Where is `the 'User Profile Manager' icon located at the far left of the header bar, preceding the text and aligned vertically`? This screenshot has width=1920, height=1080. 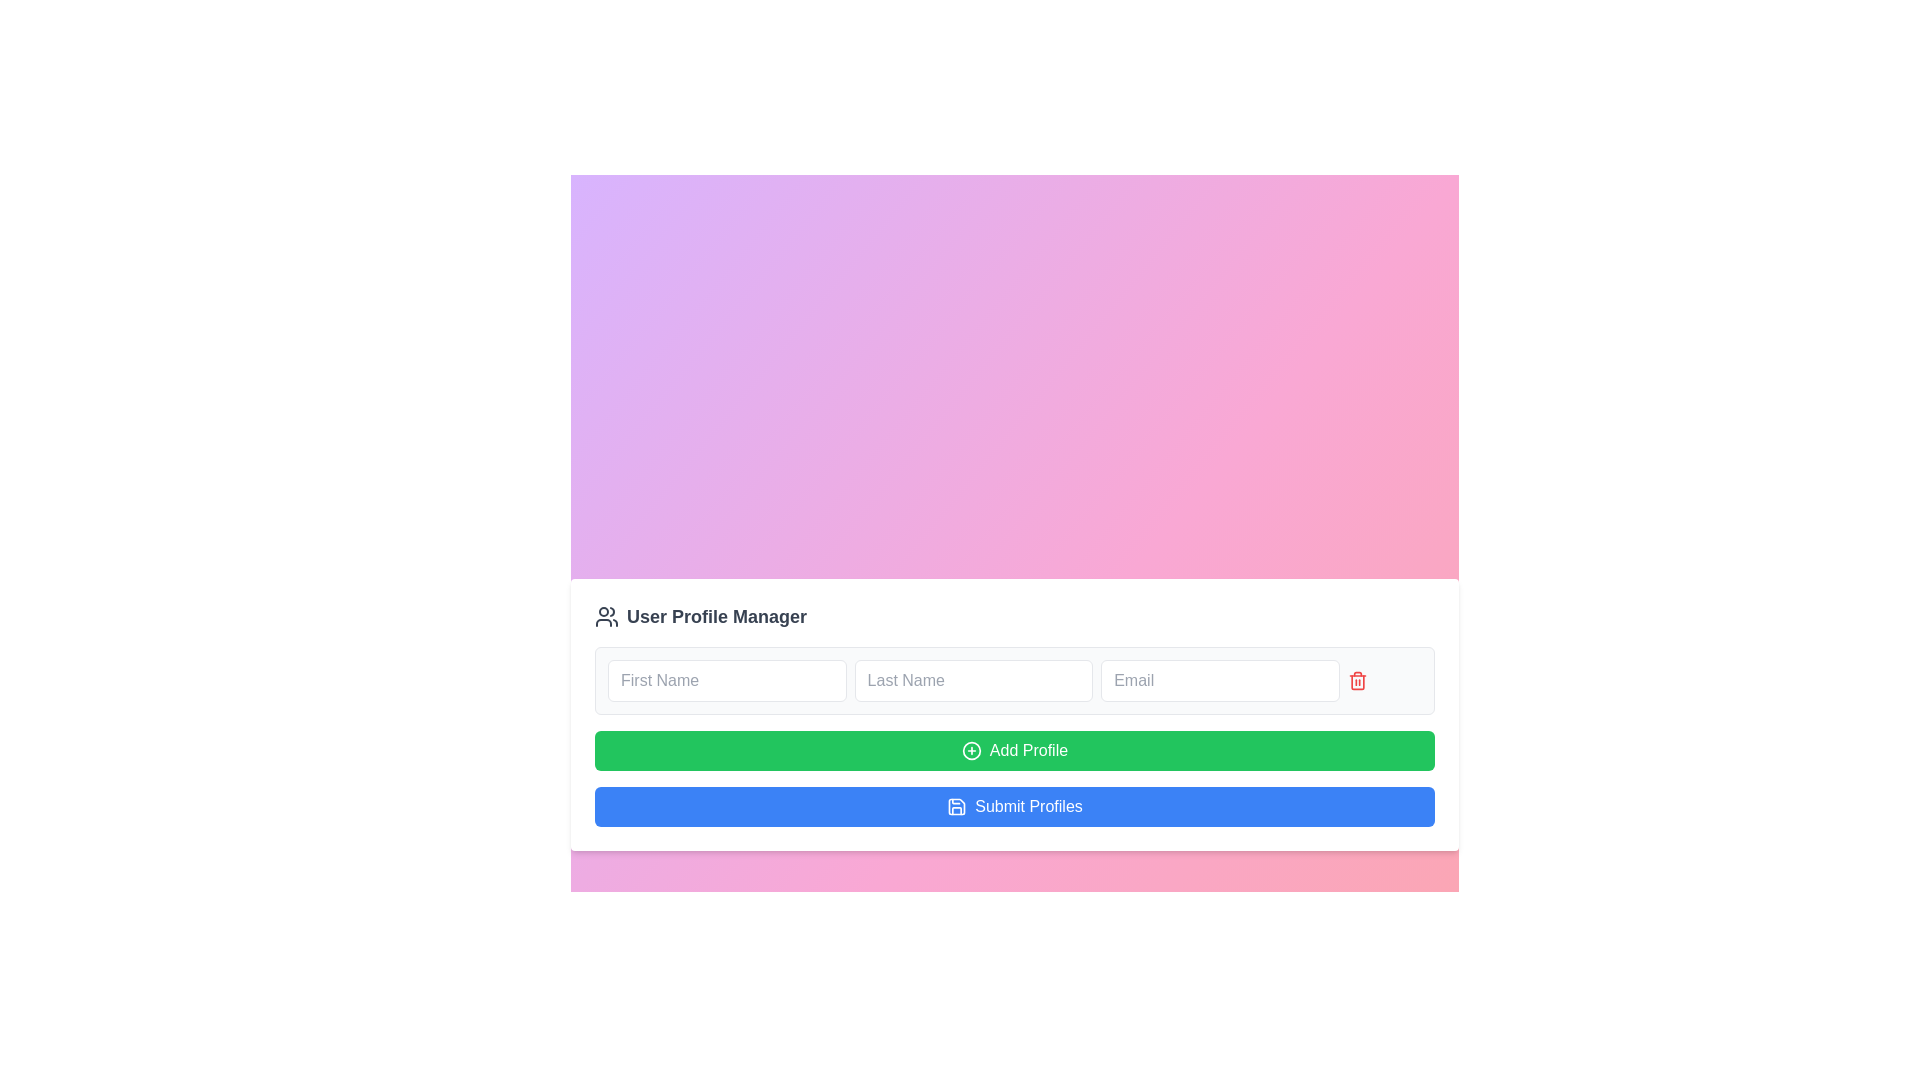 the 'User Profile Manager' icon located at the far left of the header bar, preceding the text and aligned vertically is located at coordinates (605, 616).